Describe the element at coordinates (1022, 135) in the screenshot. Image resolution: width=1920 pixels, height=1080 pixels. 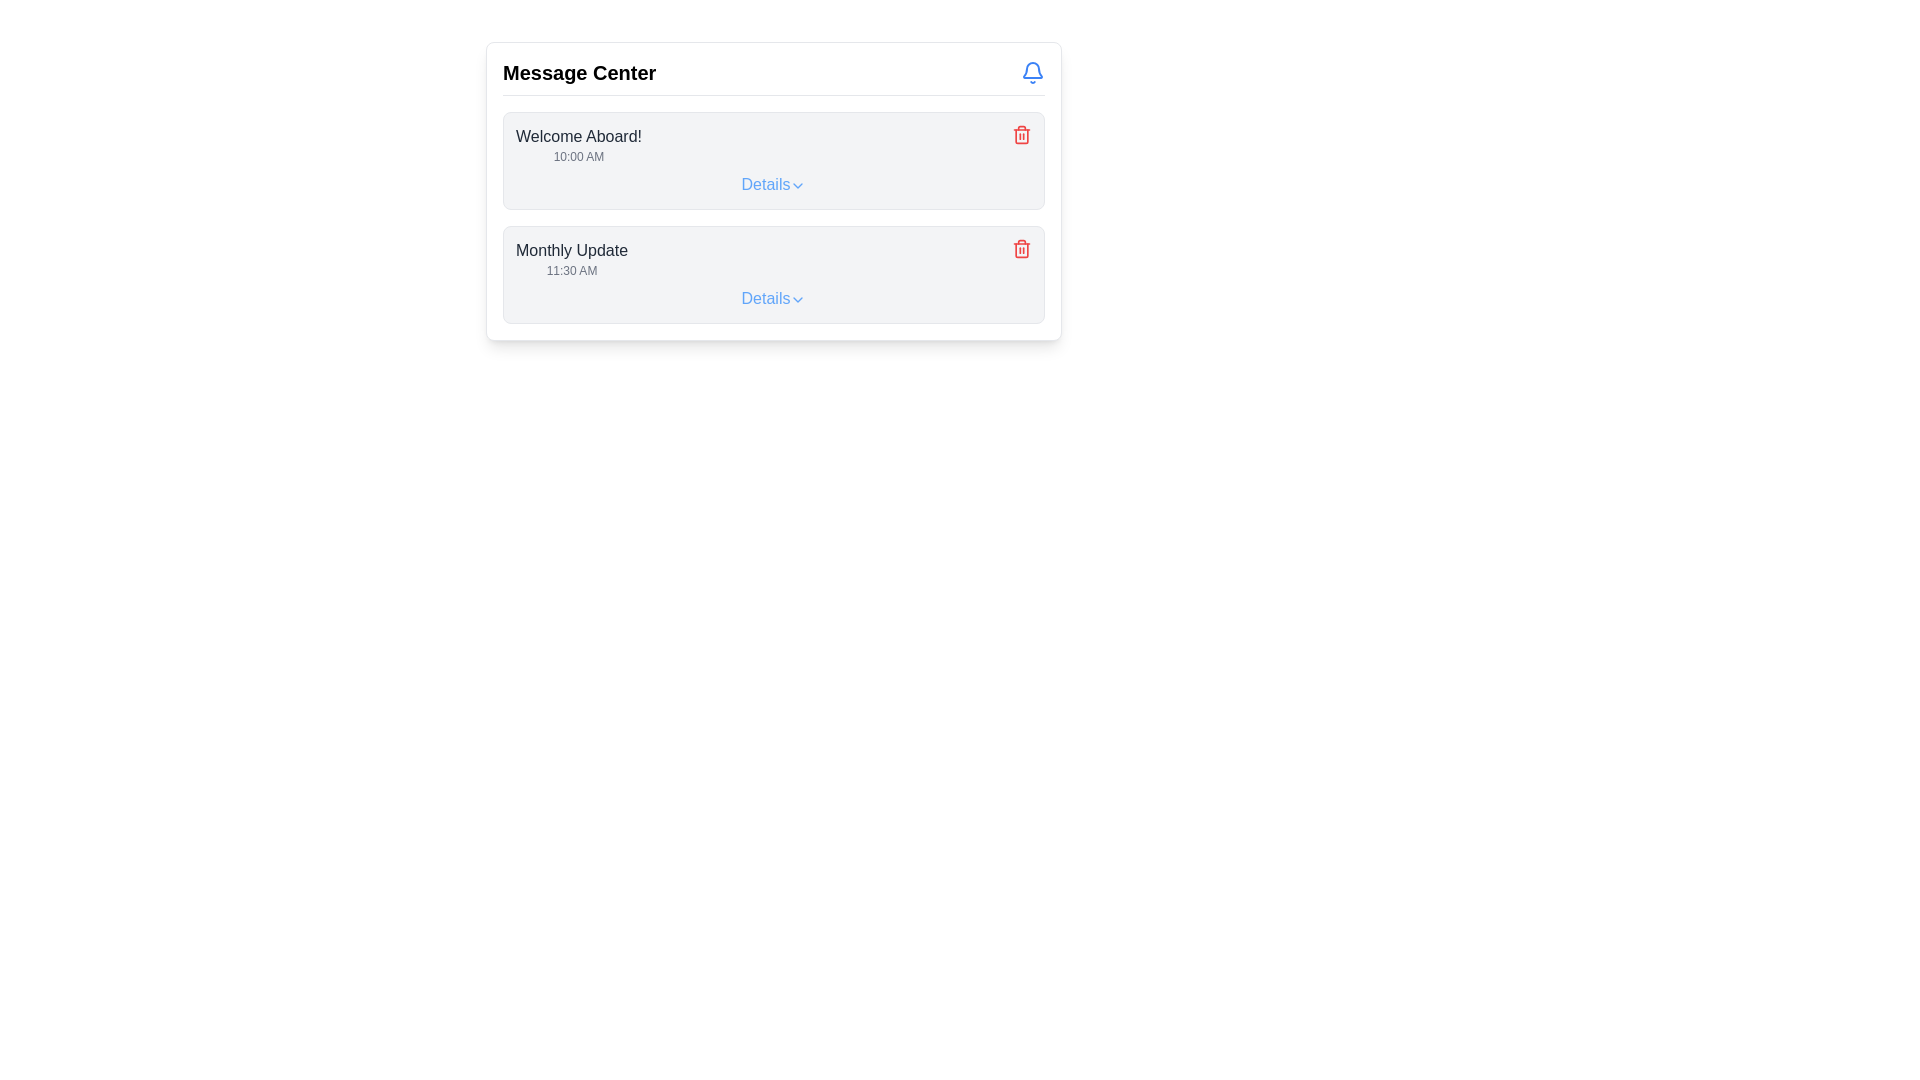
I see `the deletion button located to the far-right of the 'Welcome Aboard!' message` at that location.